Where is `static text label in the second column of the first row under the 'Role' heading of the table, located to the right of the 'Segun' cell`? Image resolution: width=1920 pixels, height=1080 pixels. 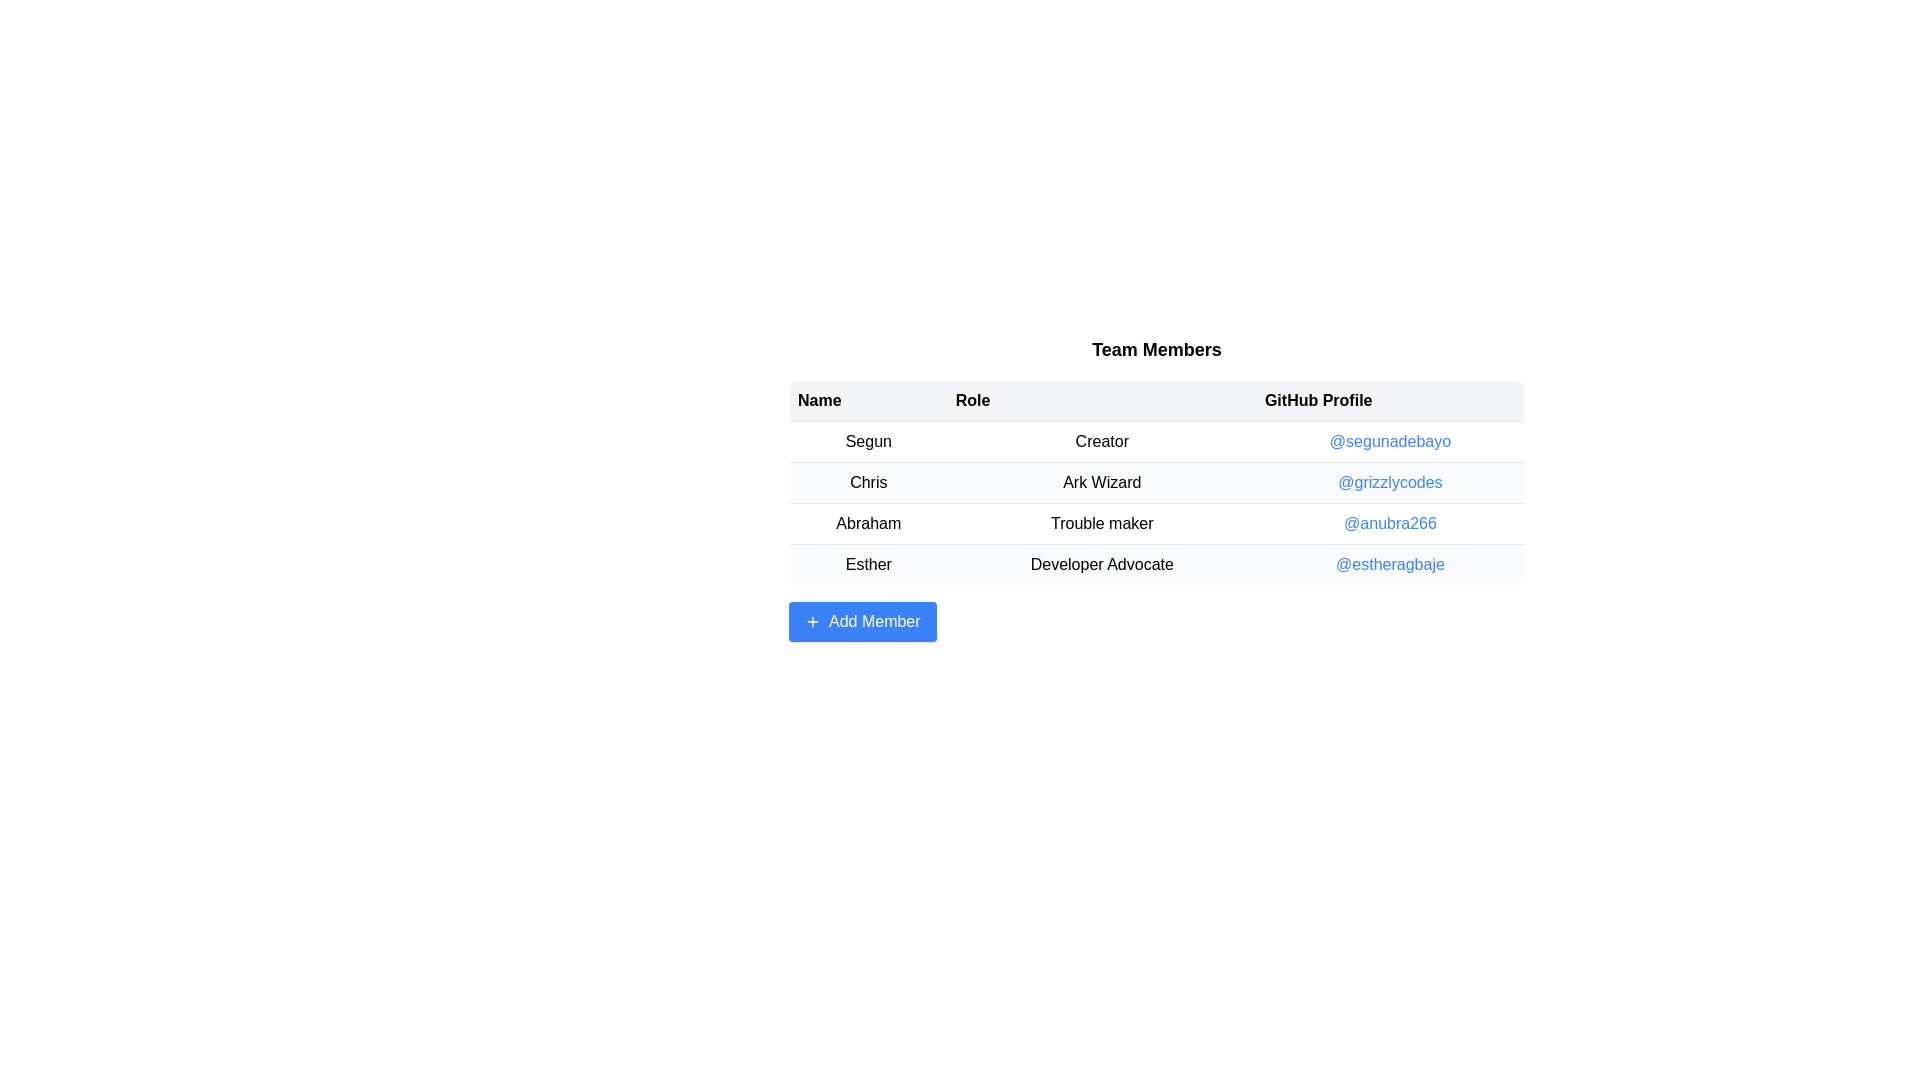
static text label in the second column of the first row under the 'Role' heading of the table, located to the right of the 'Segun' cell is located at coordinates (1101, 441).